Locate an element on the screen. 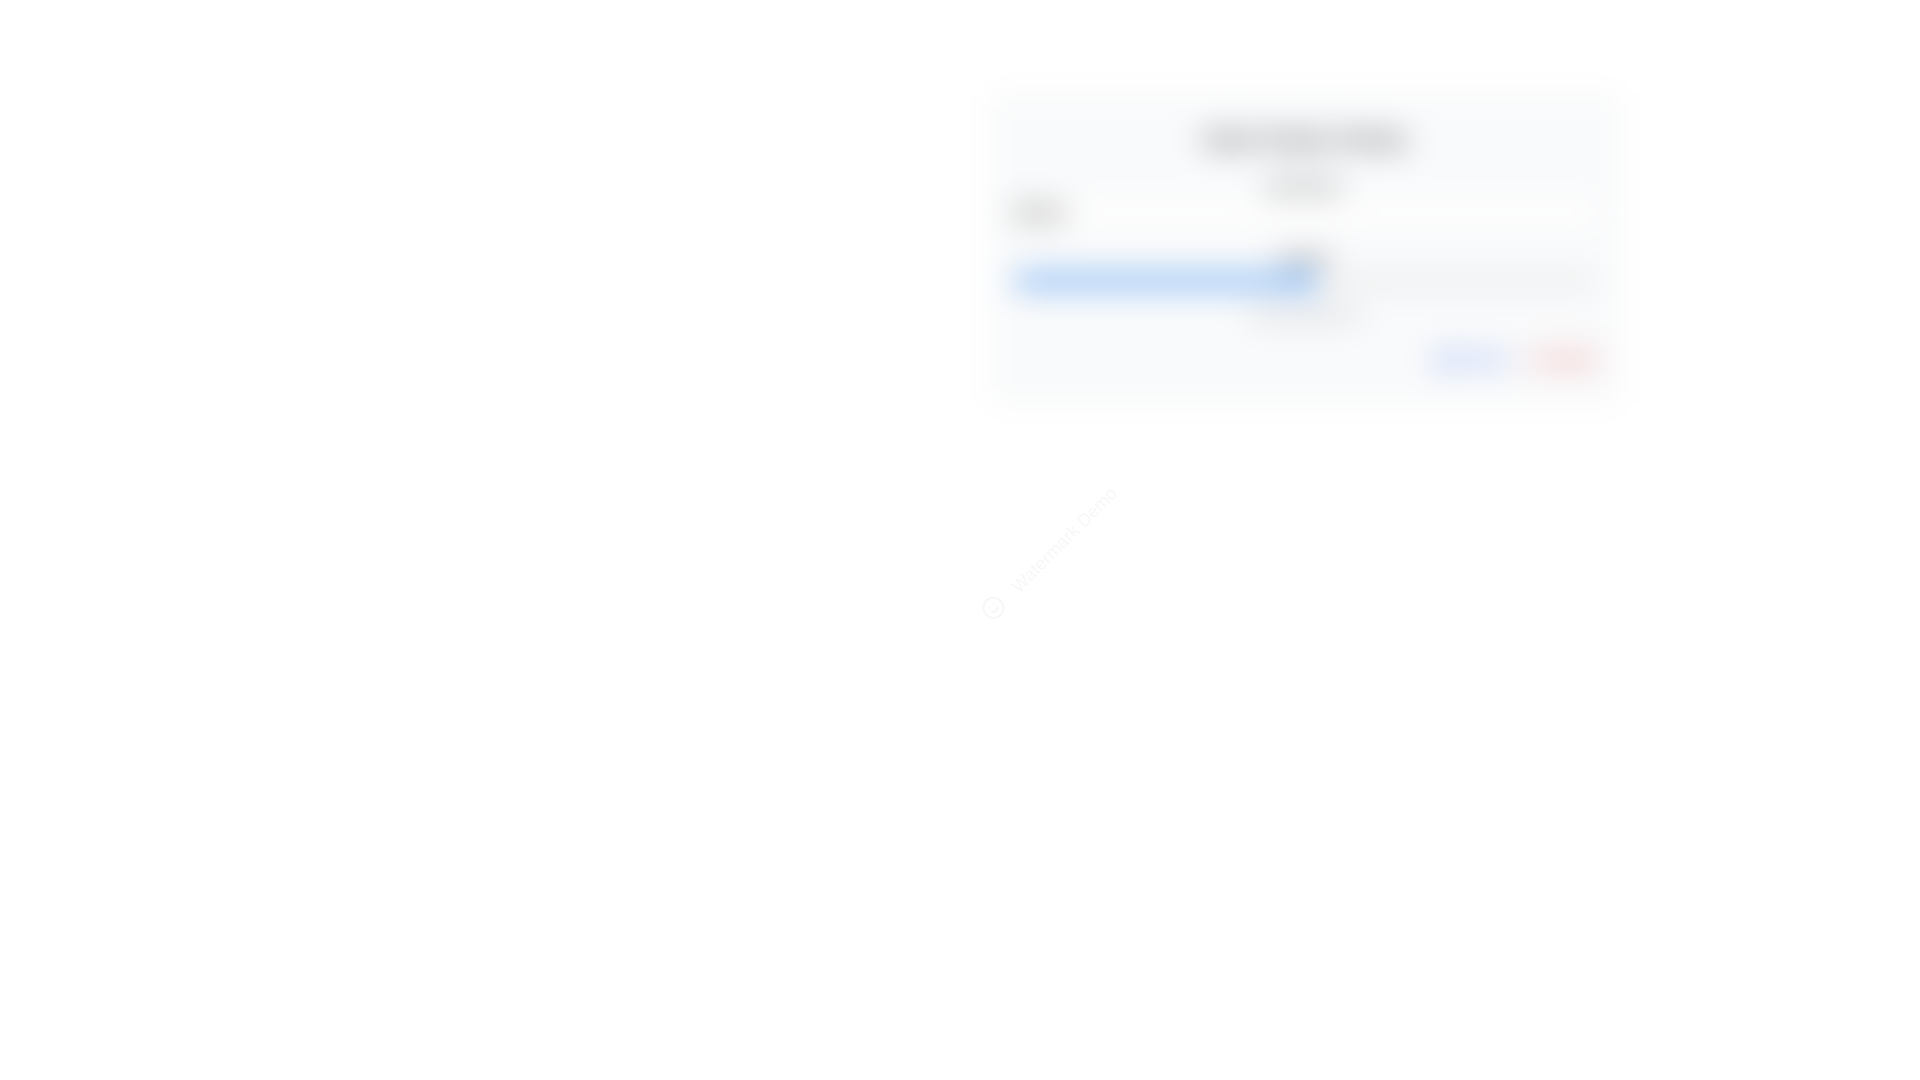 The height and width of the screenshot is (1080, 1920). intensity is located at coordinates (1200, 281).